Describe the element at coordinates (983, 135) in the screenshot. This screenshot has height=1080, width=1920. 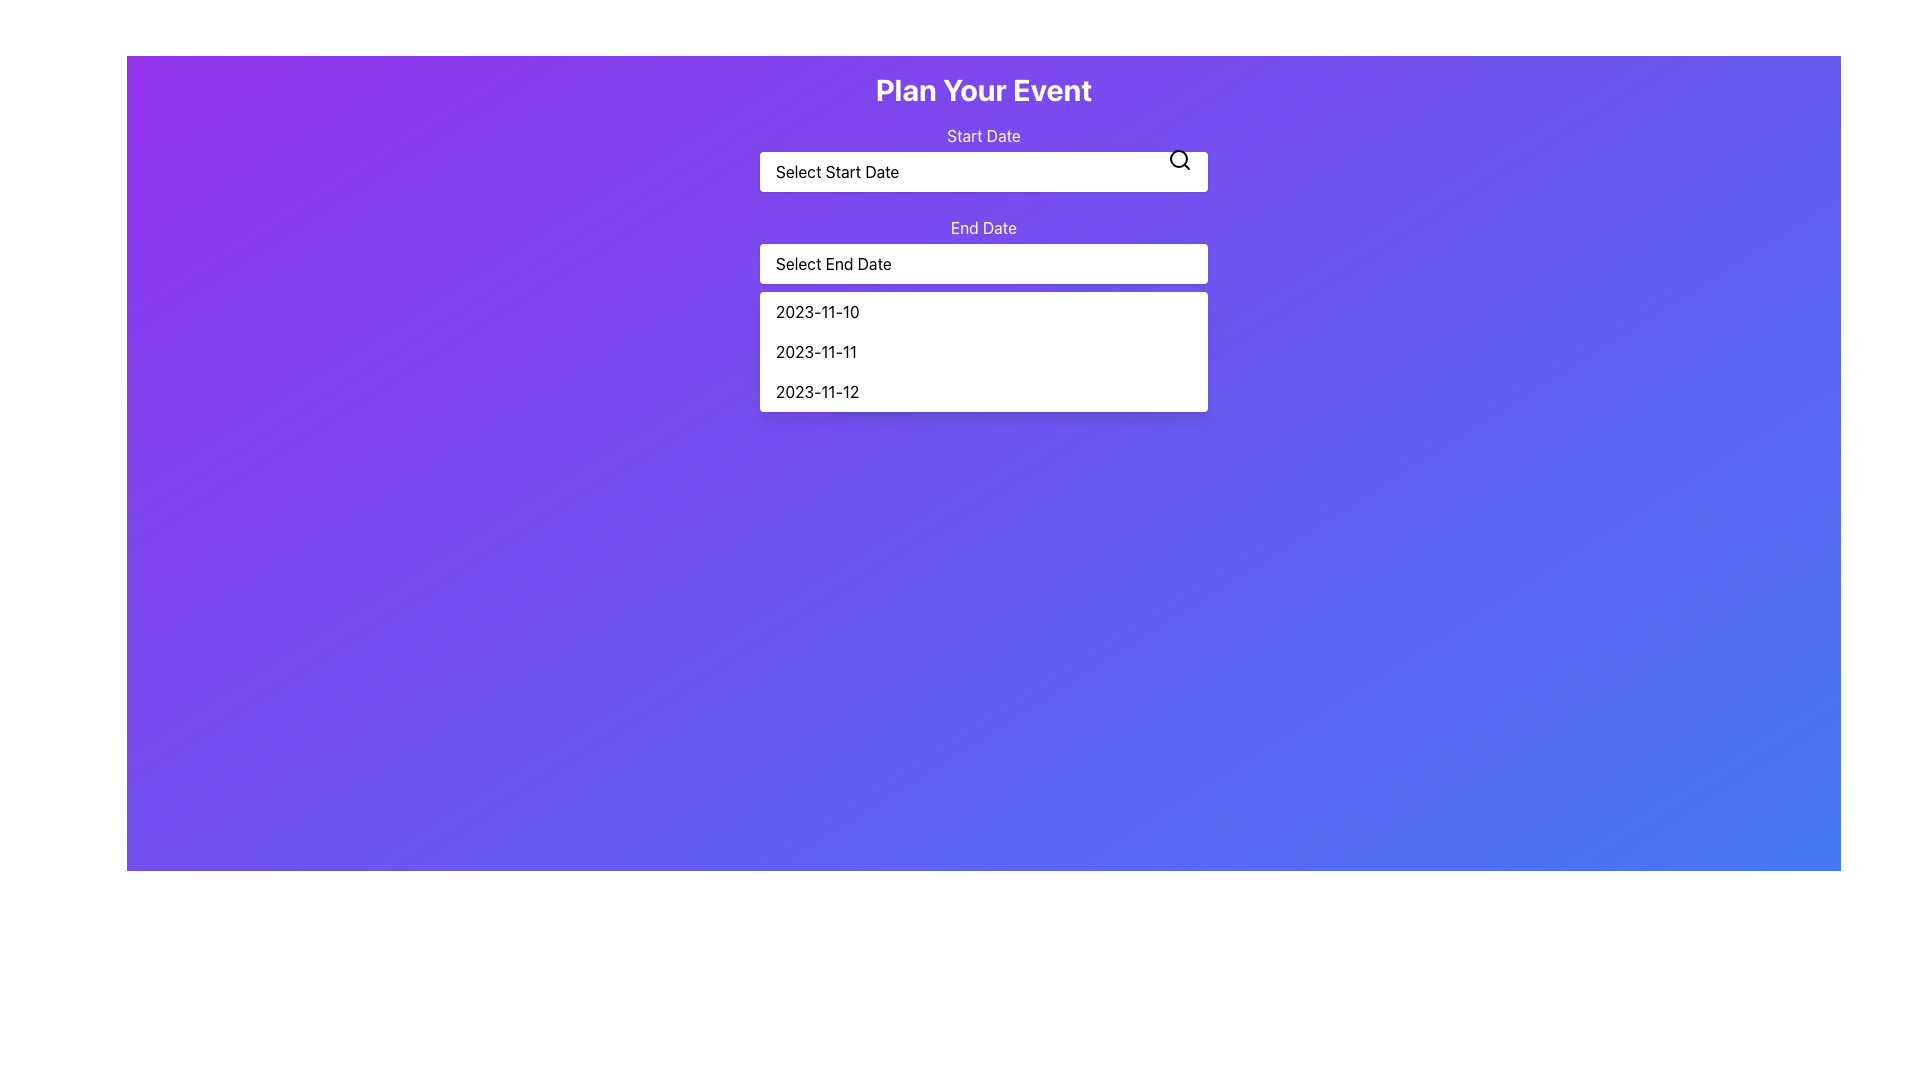
I see `the 'Start Date' text label, which displays in bold white font on a purple background, positioned above the 'Select Start Date' field` at that location.